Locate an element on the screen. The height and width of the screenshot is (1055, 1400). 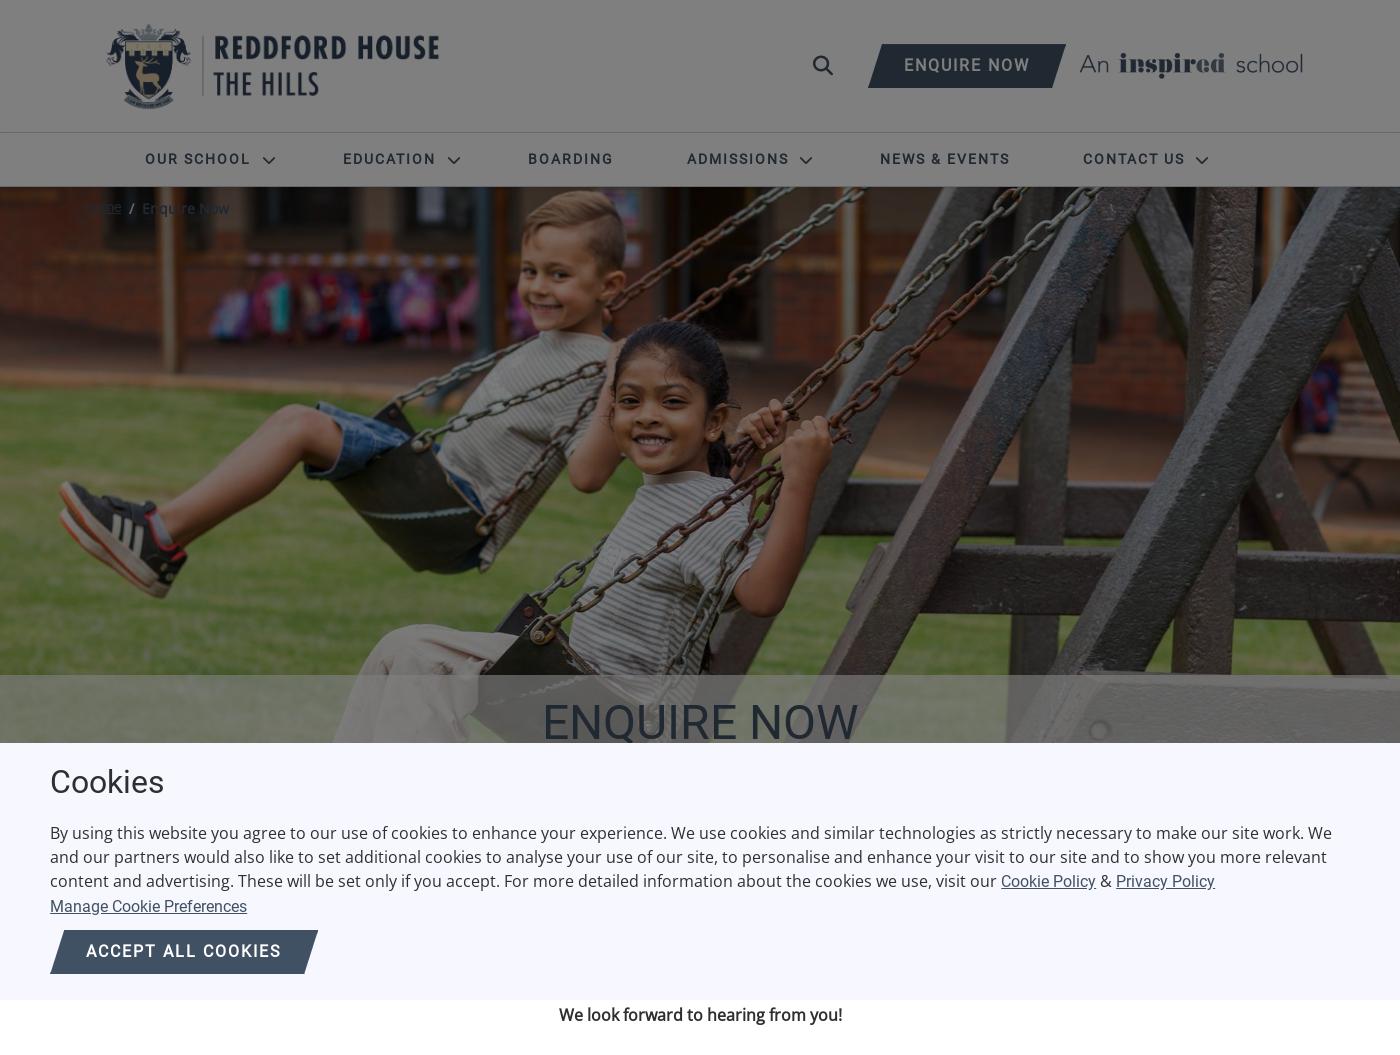
'WE CREATE EXCEPTIONAL LEARNING EXPERIENCES' is located at coordinates (700, 821).